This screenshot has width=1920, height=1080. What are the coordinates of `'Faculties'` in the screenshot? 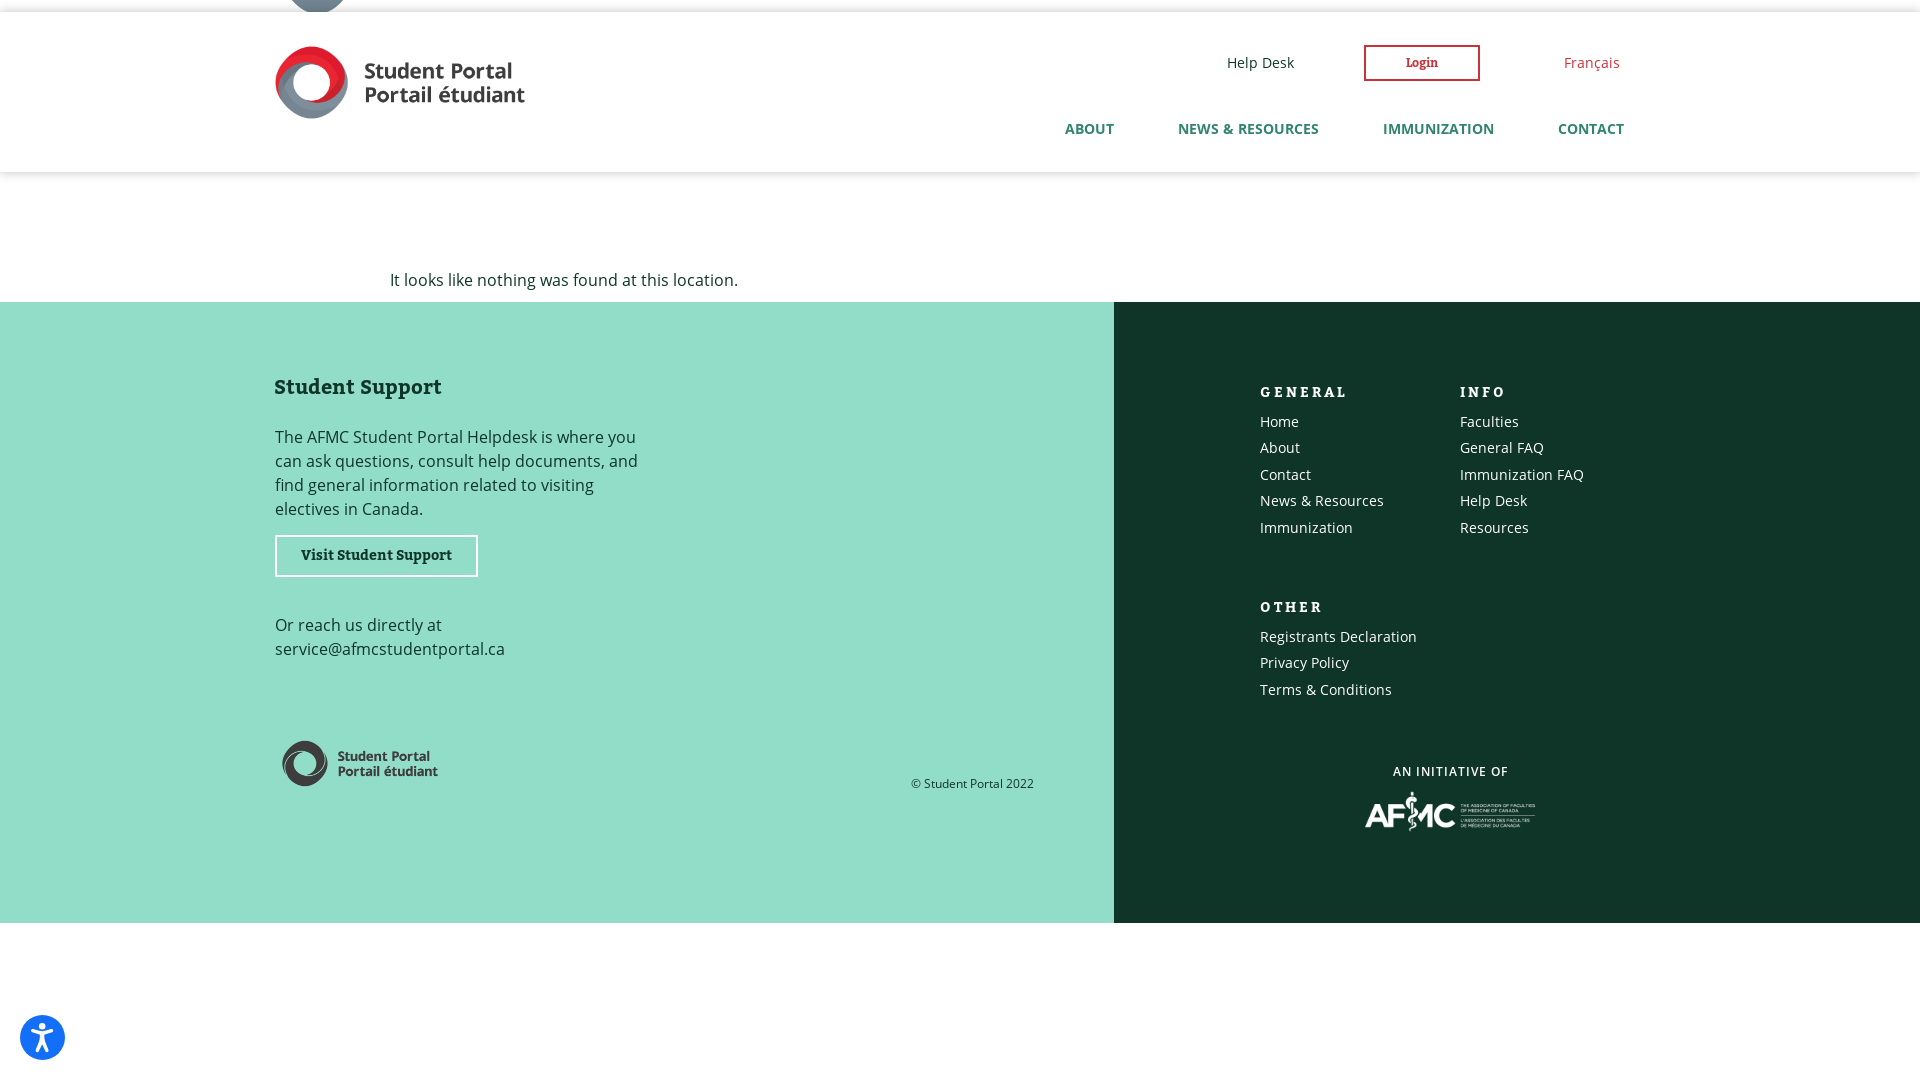 It's located at (1489, 420).